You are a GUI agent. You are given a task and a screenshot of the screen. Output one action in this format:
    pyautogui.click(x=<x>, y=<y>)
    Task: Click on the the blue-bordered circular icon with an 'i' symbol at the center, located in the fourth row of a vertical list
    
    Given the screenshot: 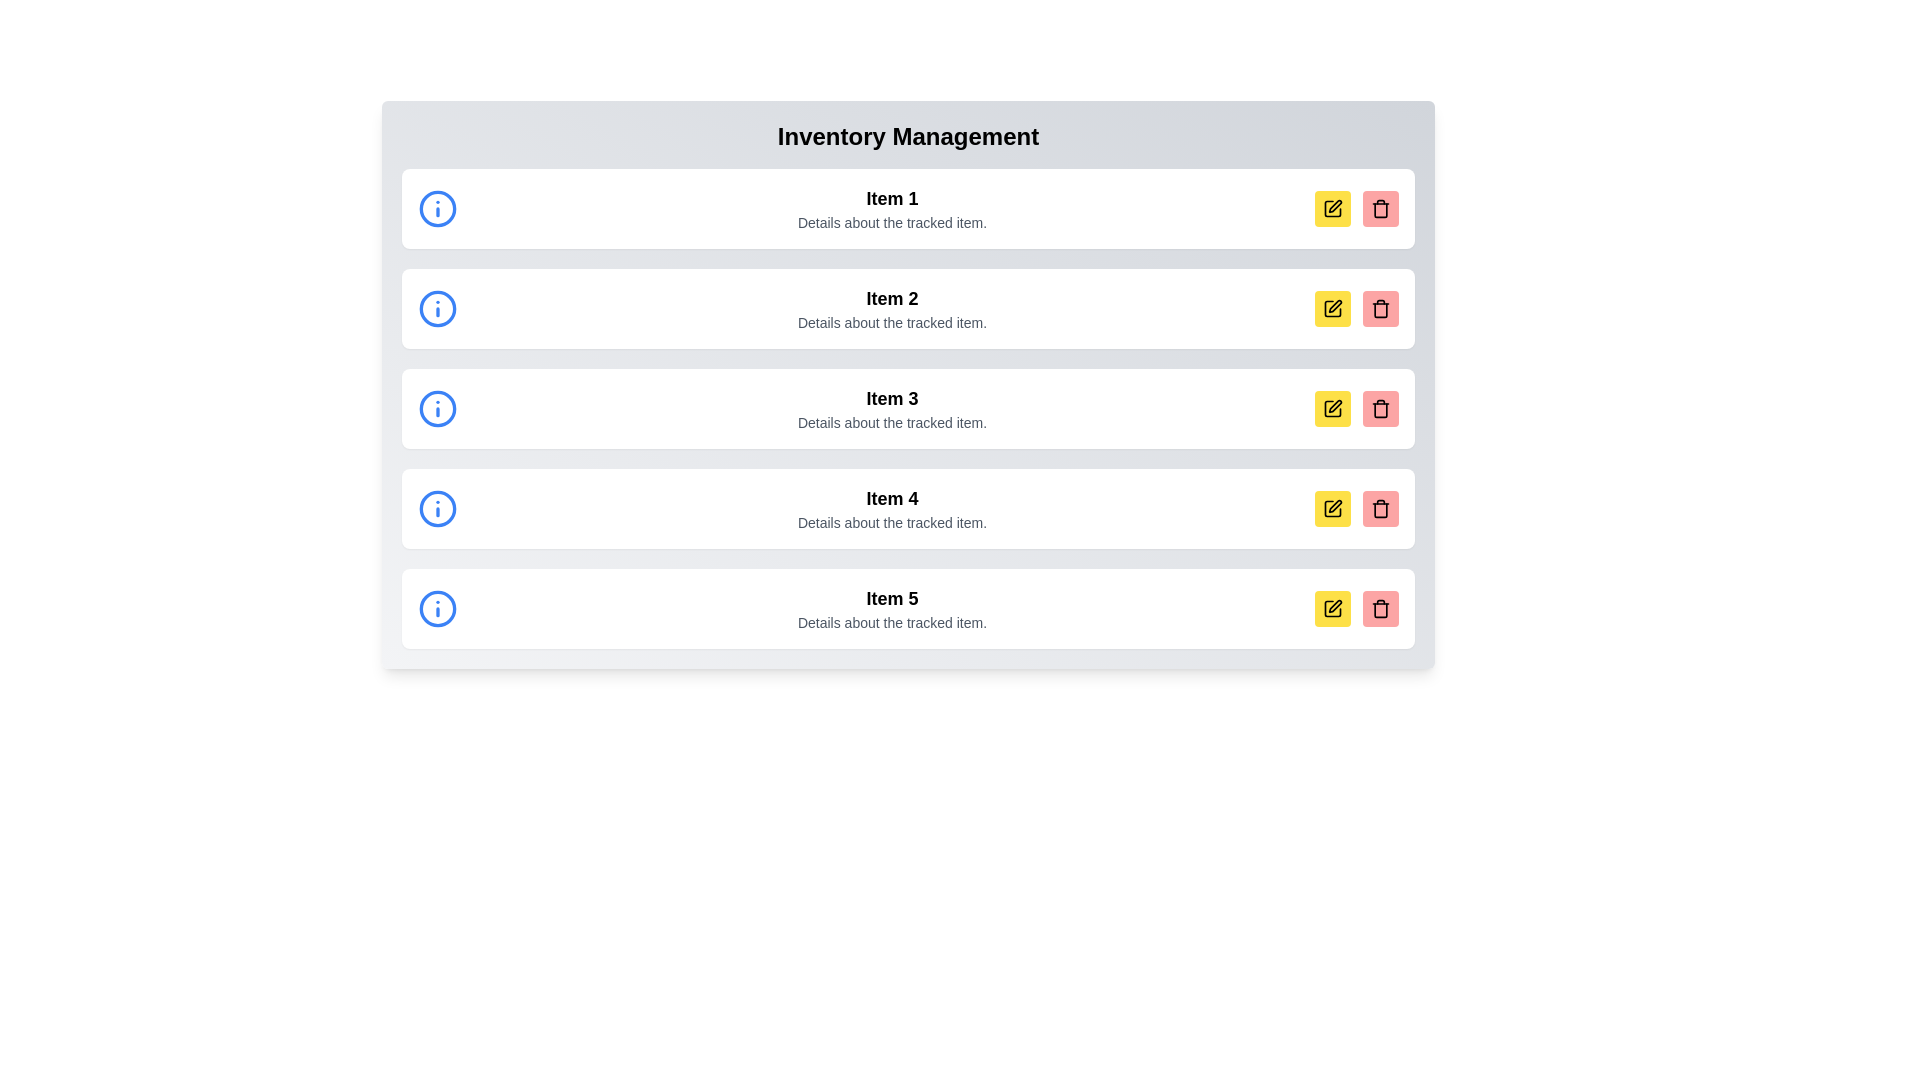 What is the action you would take?
    pyautogui.click(x=436, y=508)
    